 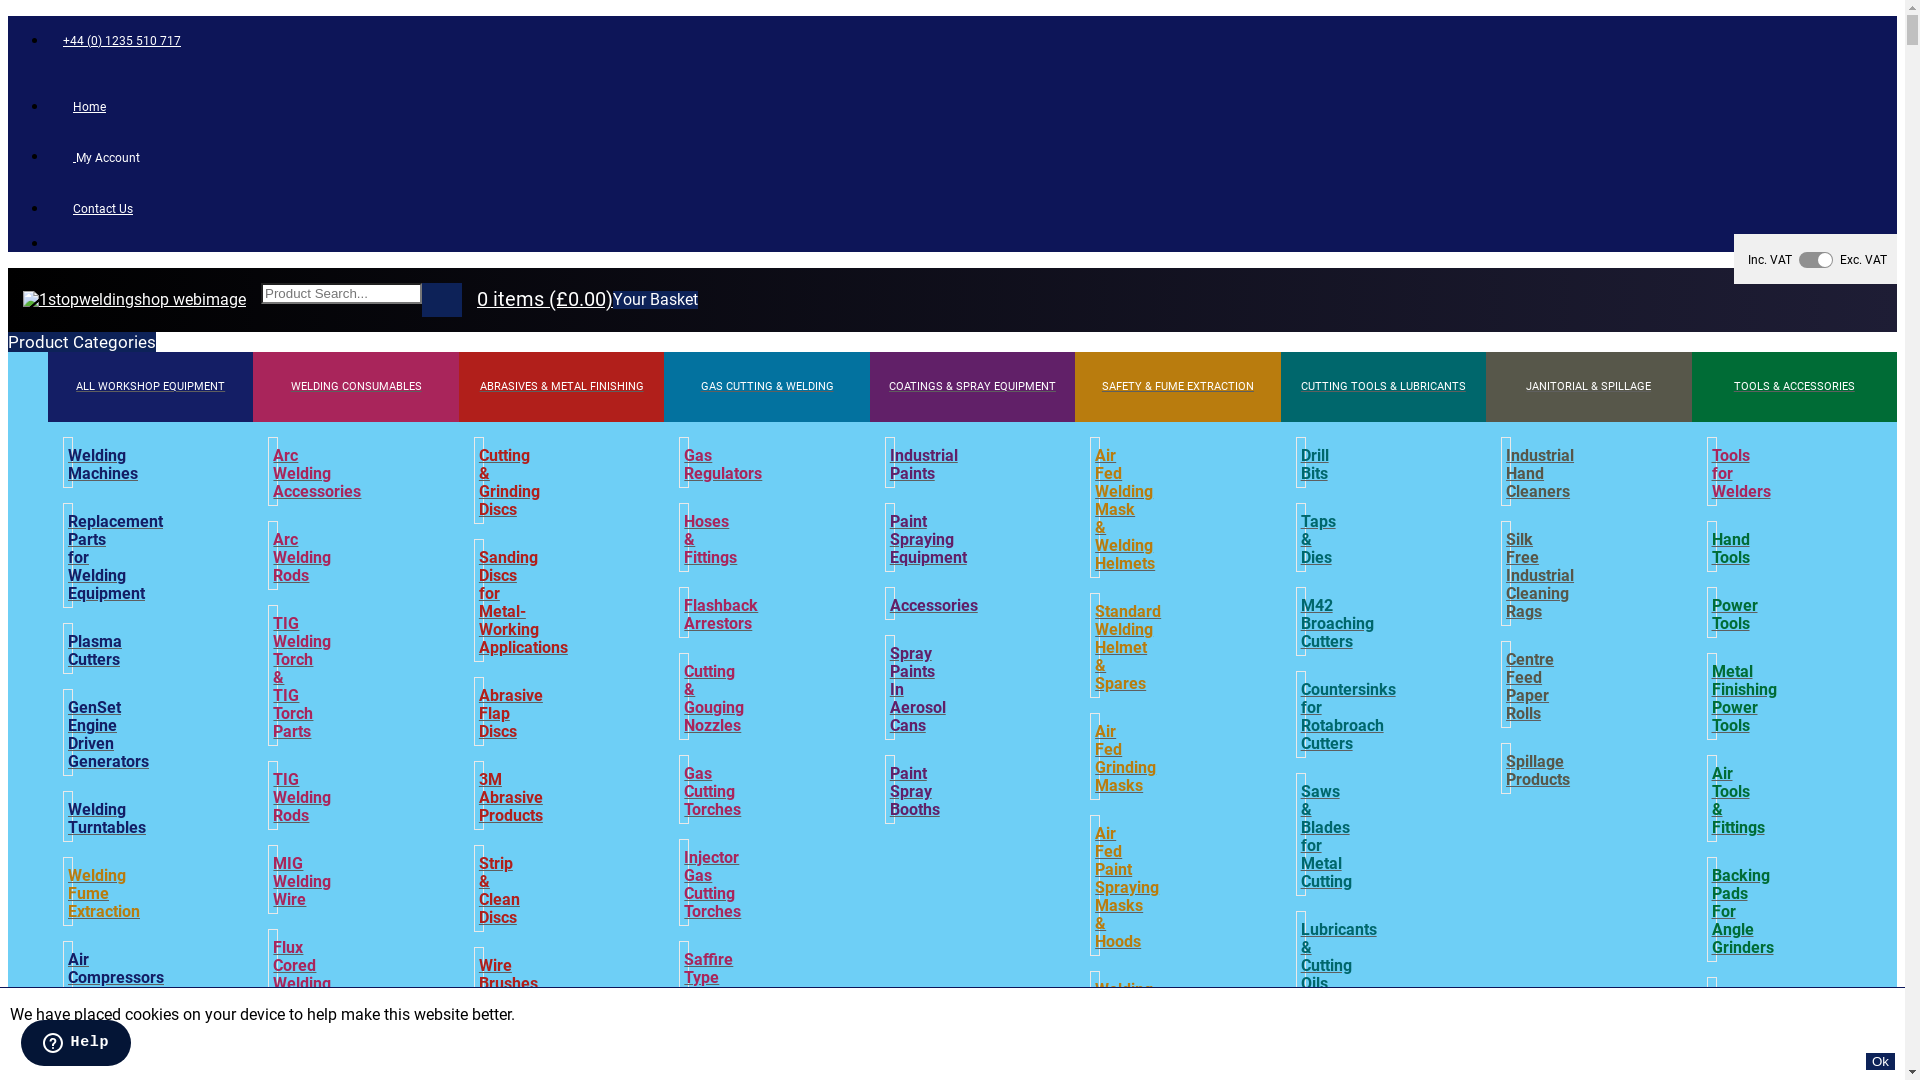 I want to click on 'Taps & Dies', so click(x=1318, y=540).